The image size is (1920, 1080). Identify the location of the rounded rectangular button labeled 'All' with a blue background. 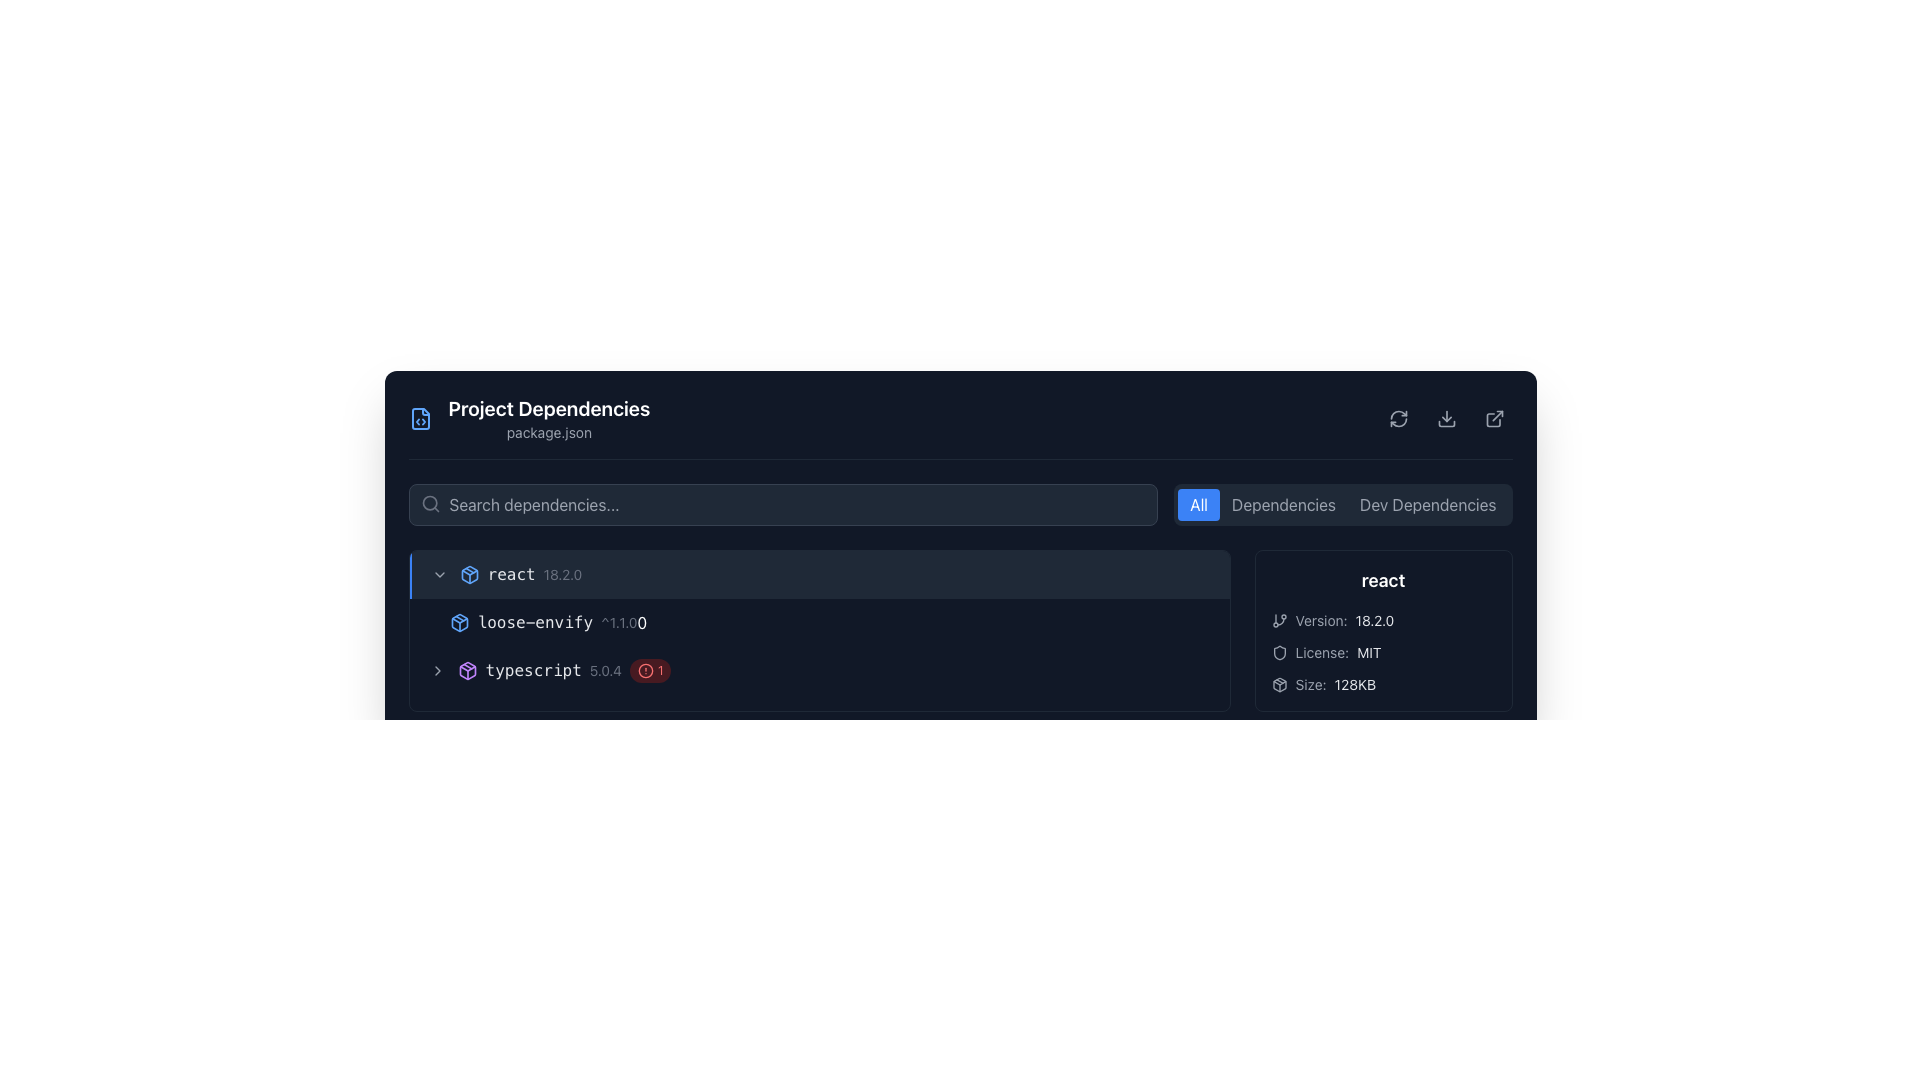
(1199, 504).